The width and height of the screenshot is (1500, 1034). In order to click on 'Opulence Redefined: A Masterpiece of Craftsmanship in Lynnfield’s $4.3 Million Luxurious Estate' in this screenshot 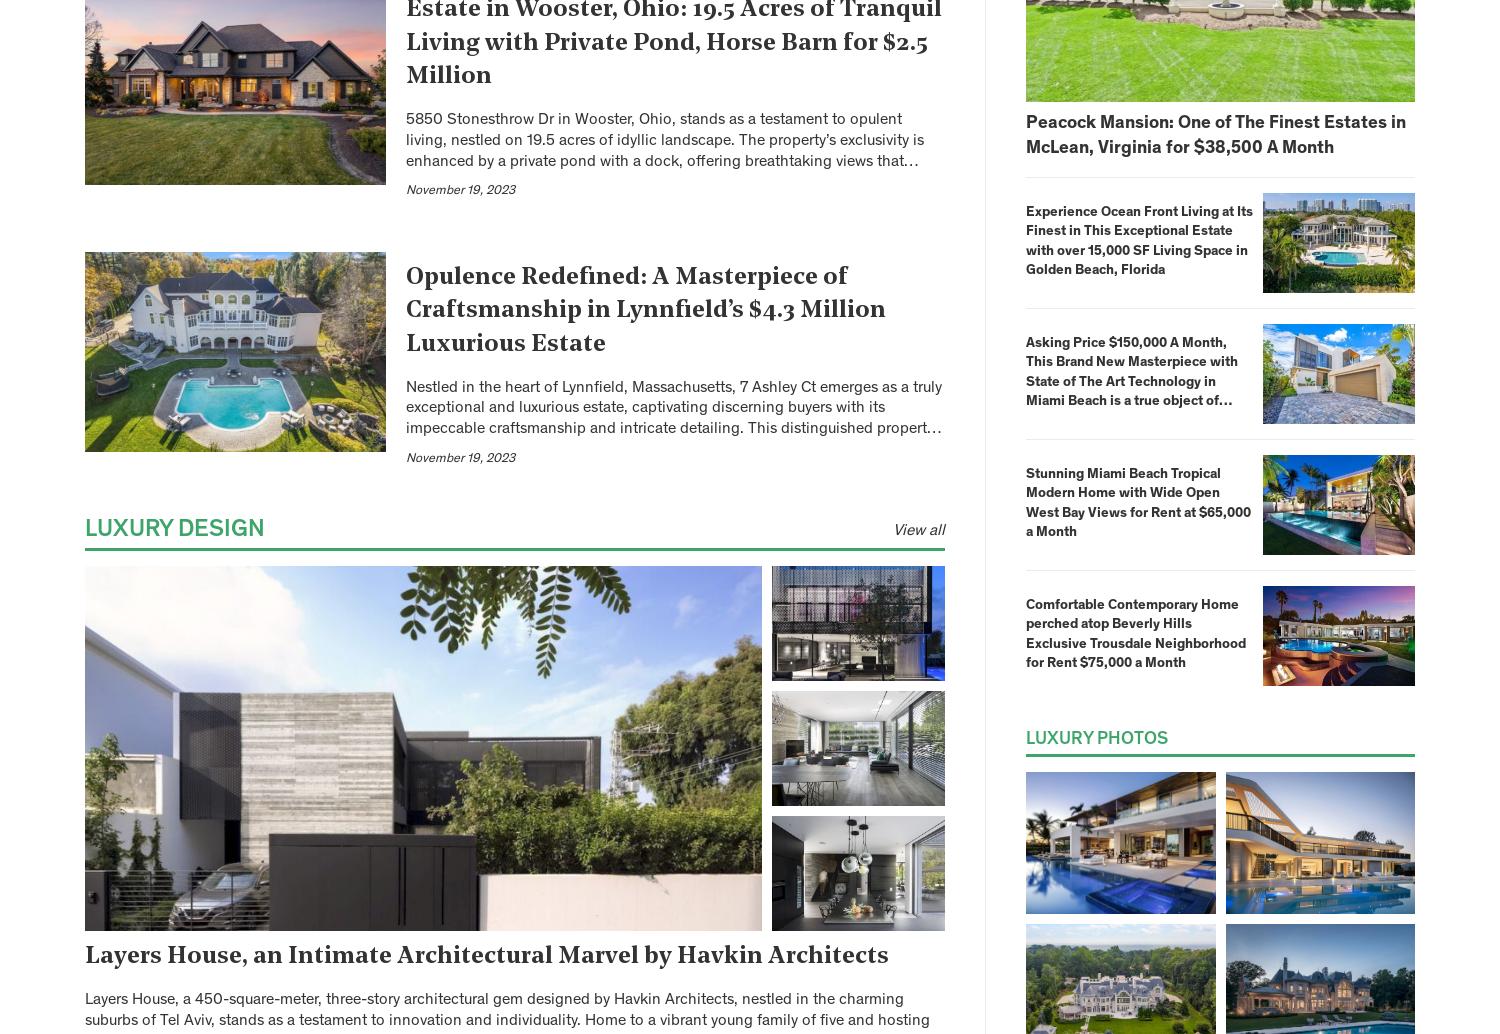, I will do `click(646, 310)`.